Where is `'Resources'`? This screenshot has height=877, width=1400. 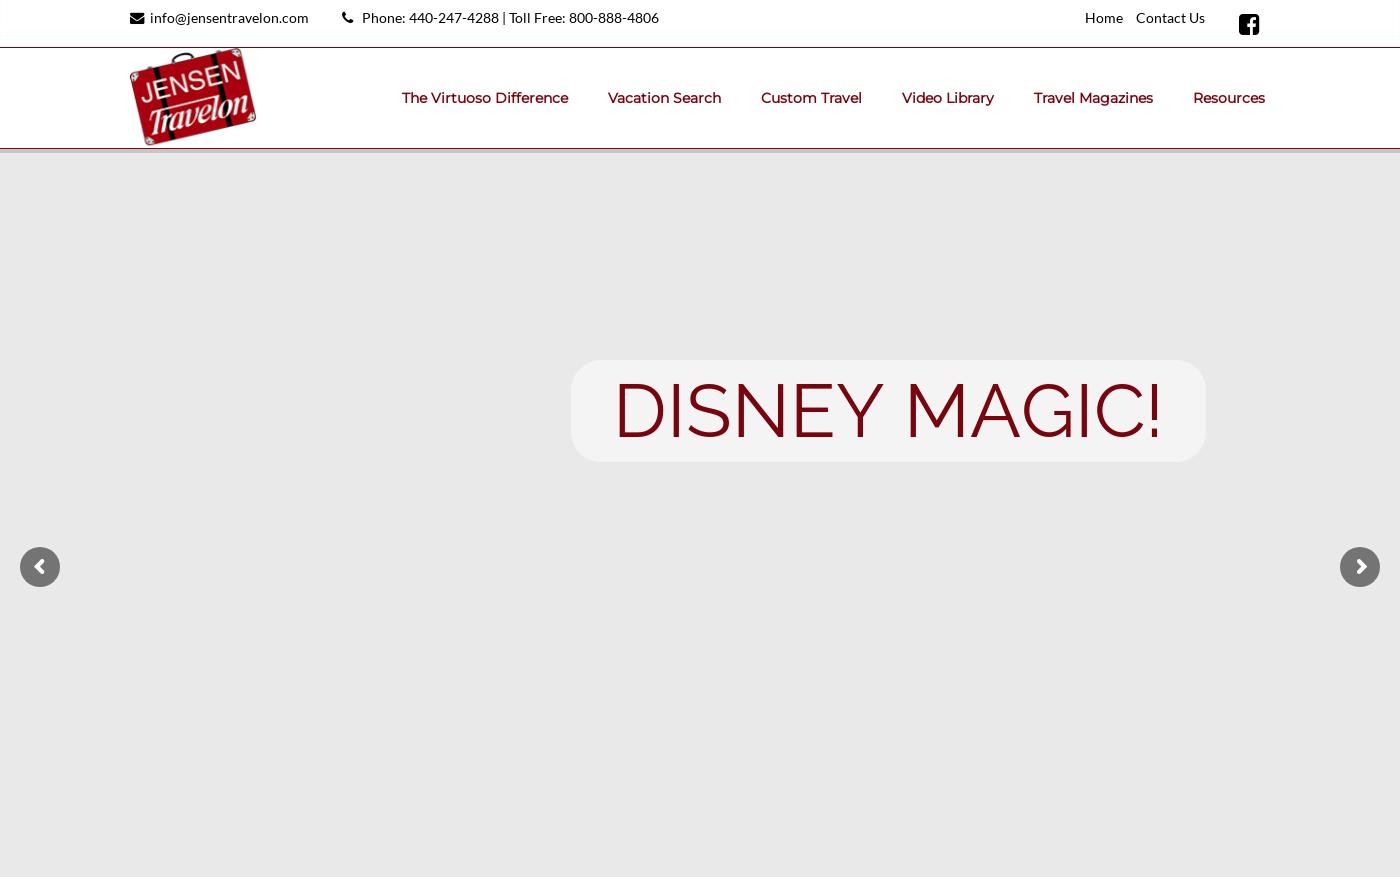 'Resources' is located at coordinates (1229, 97).